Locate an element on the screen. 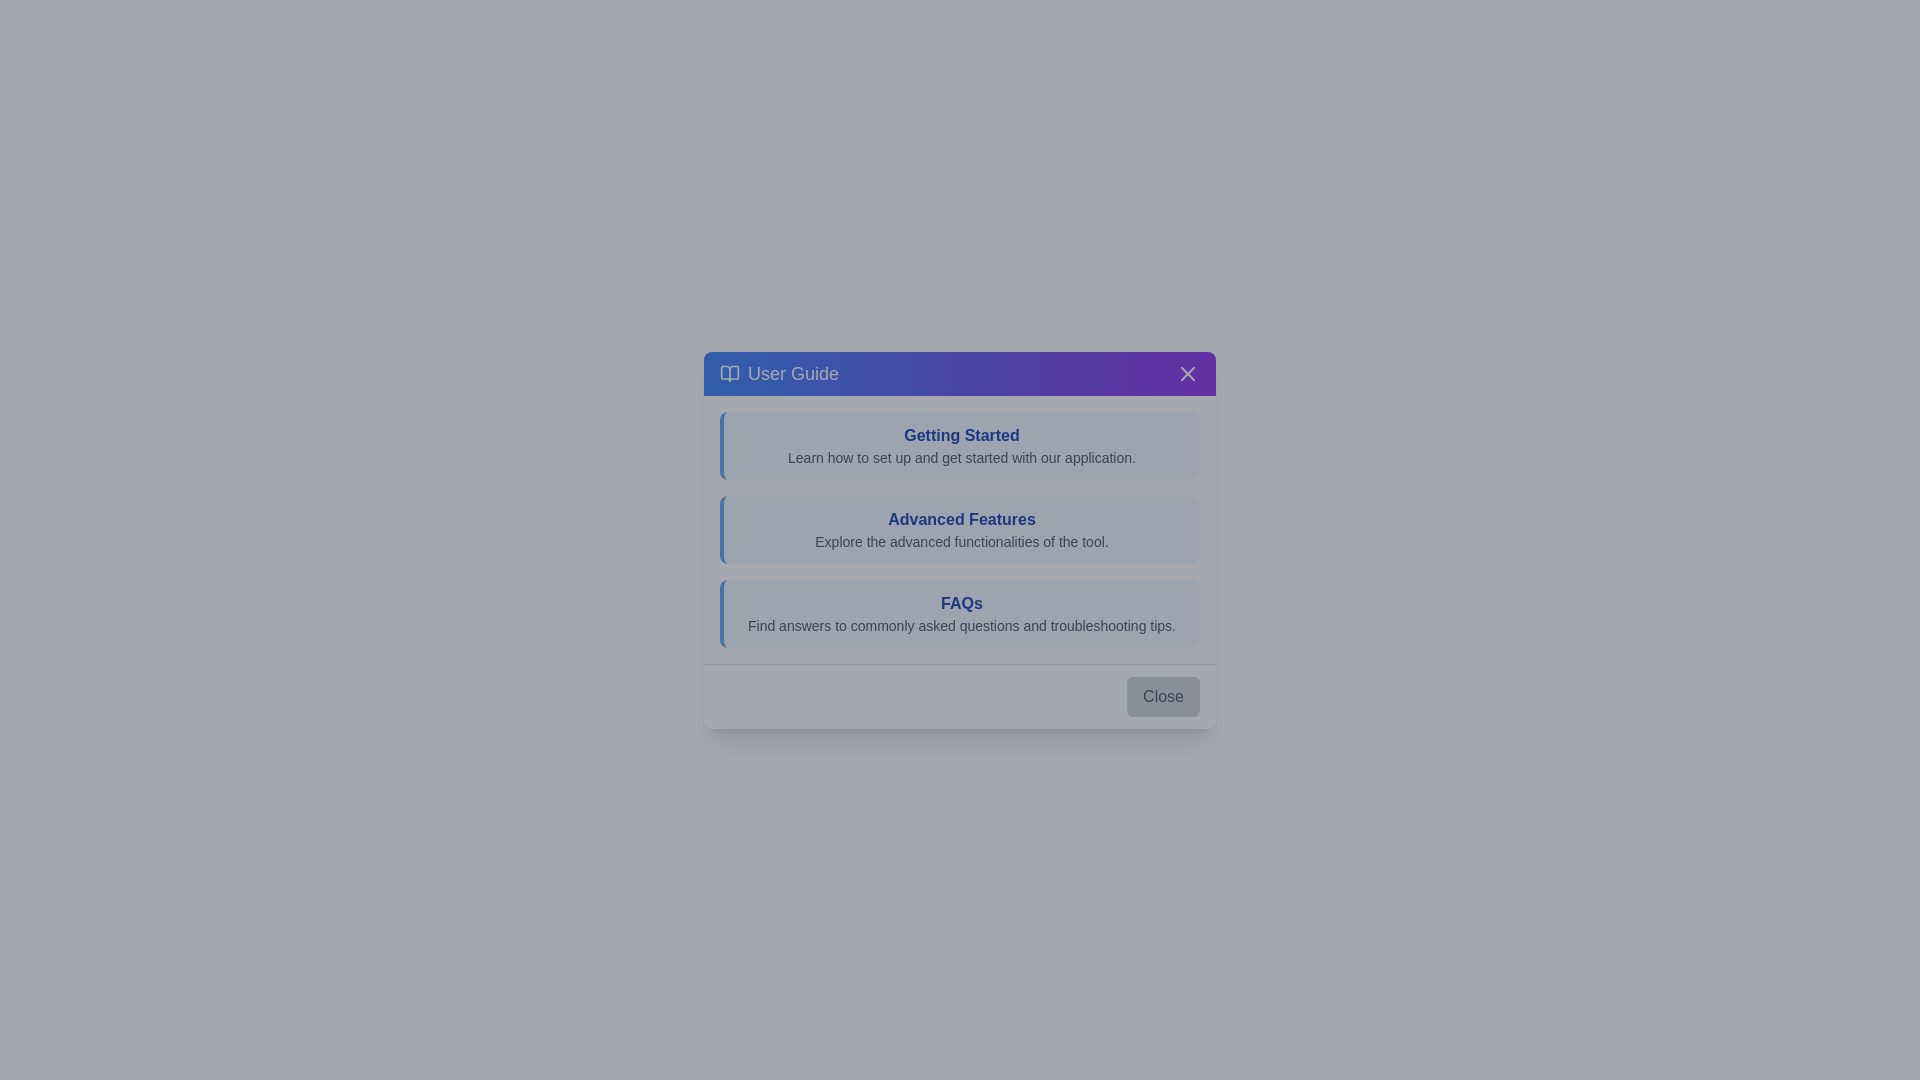 The height and width of the screenshot is (1080, 1920). the text element displaying 'Explore the advanced functionalities of the tool.' located beneath the title 'Advanced Features' within a highlighted section with a blue border is located at coordinates (961, 540).